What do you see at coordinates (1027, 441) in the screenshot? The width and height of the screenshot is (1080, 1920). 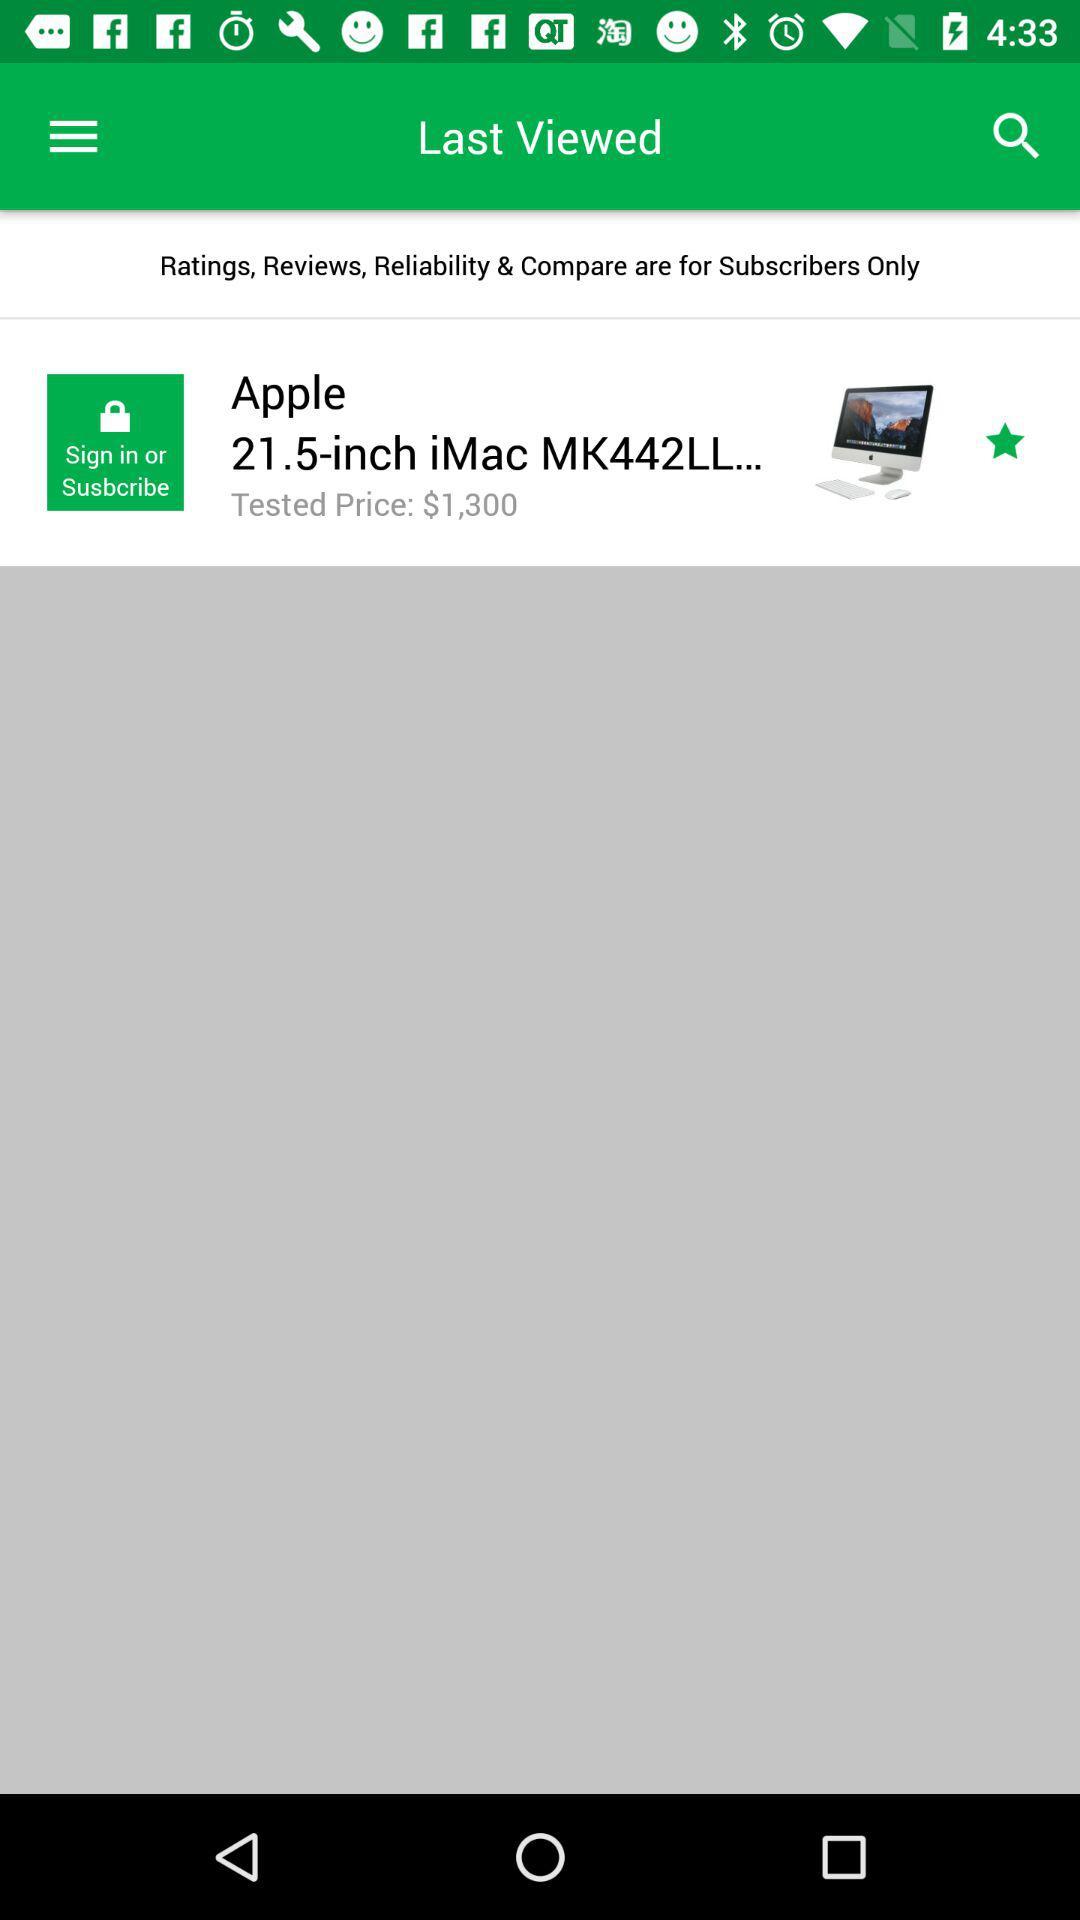 I see `the item below ratings reviews reliability item` at bounding box center [1027, 441].